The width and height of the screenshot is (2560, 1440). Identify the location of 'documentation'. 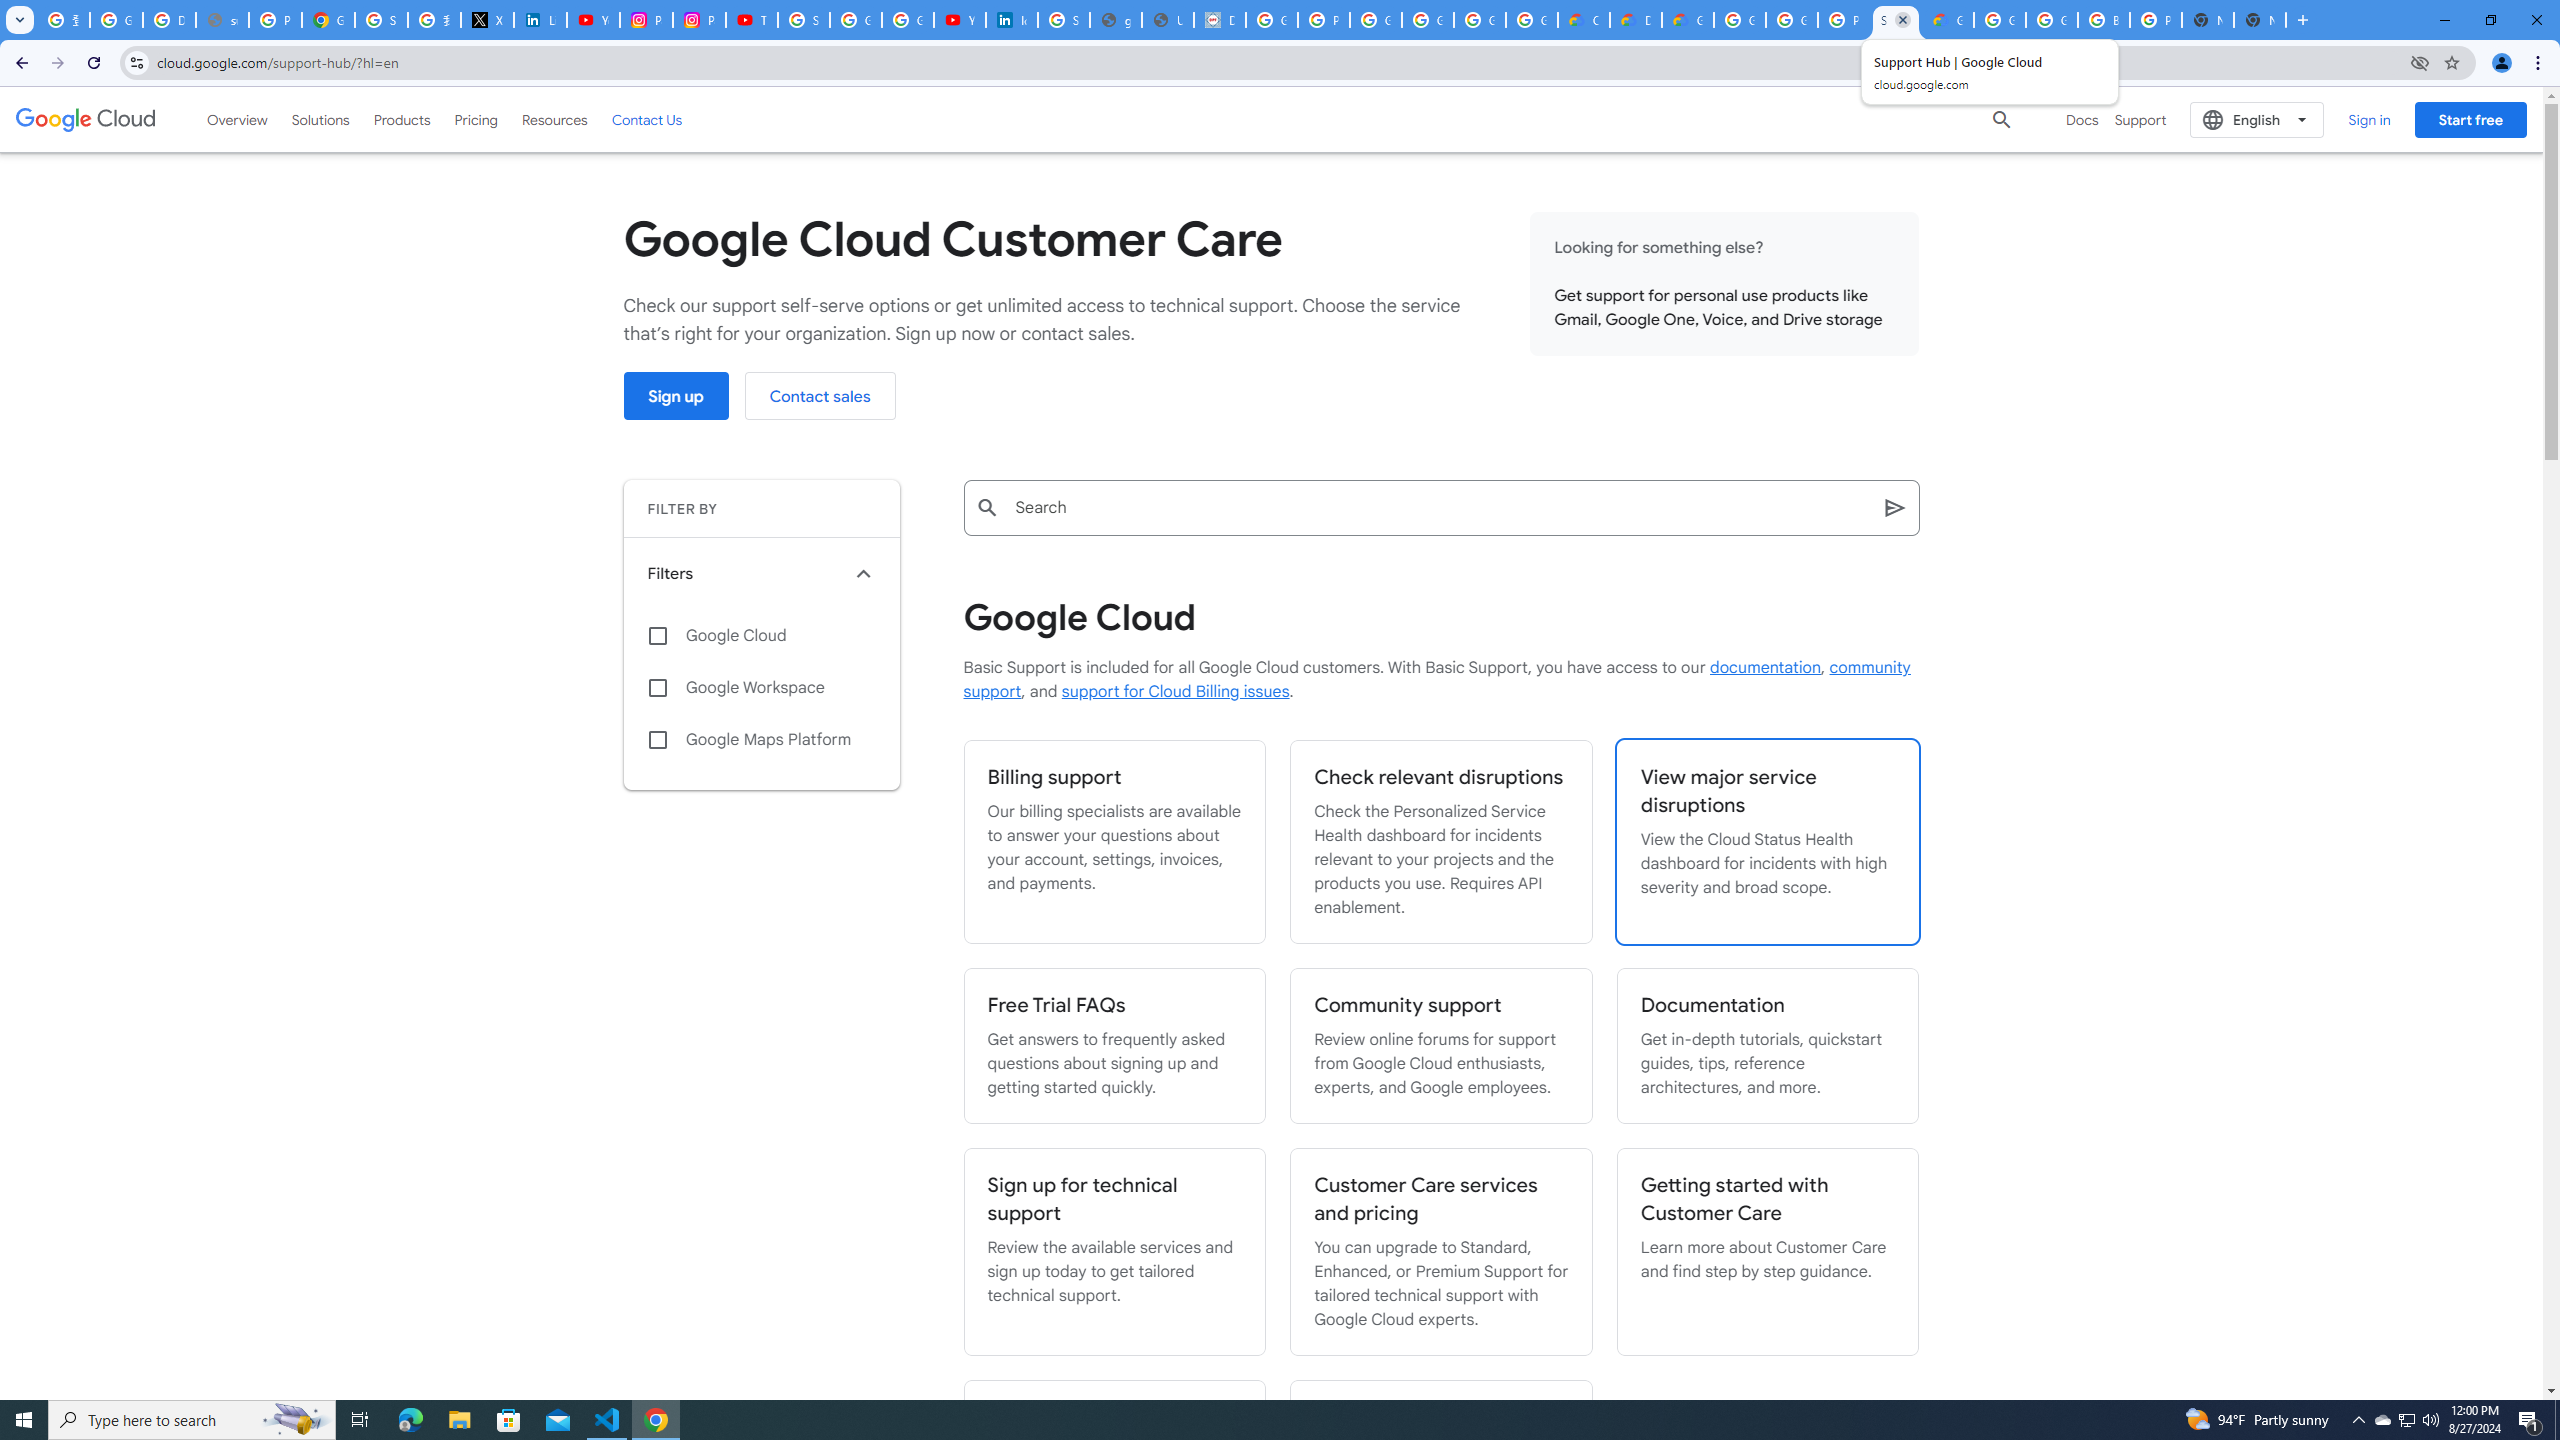
(1765, 667).